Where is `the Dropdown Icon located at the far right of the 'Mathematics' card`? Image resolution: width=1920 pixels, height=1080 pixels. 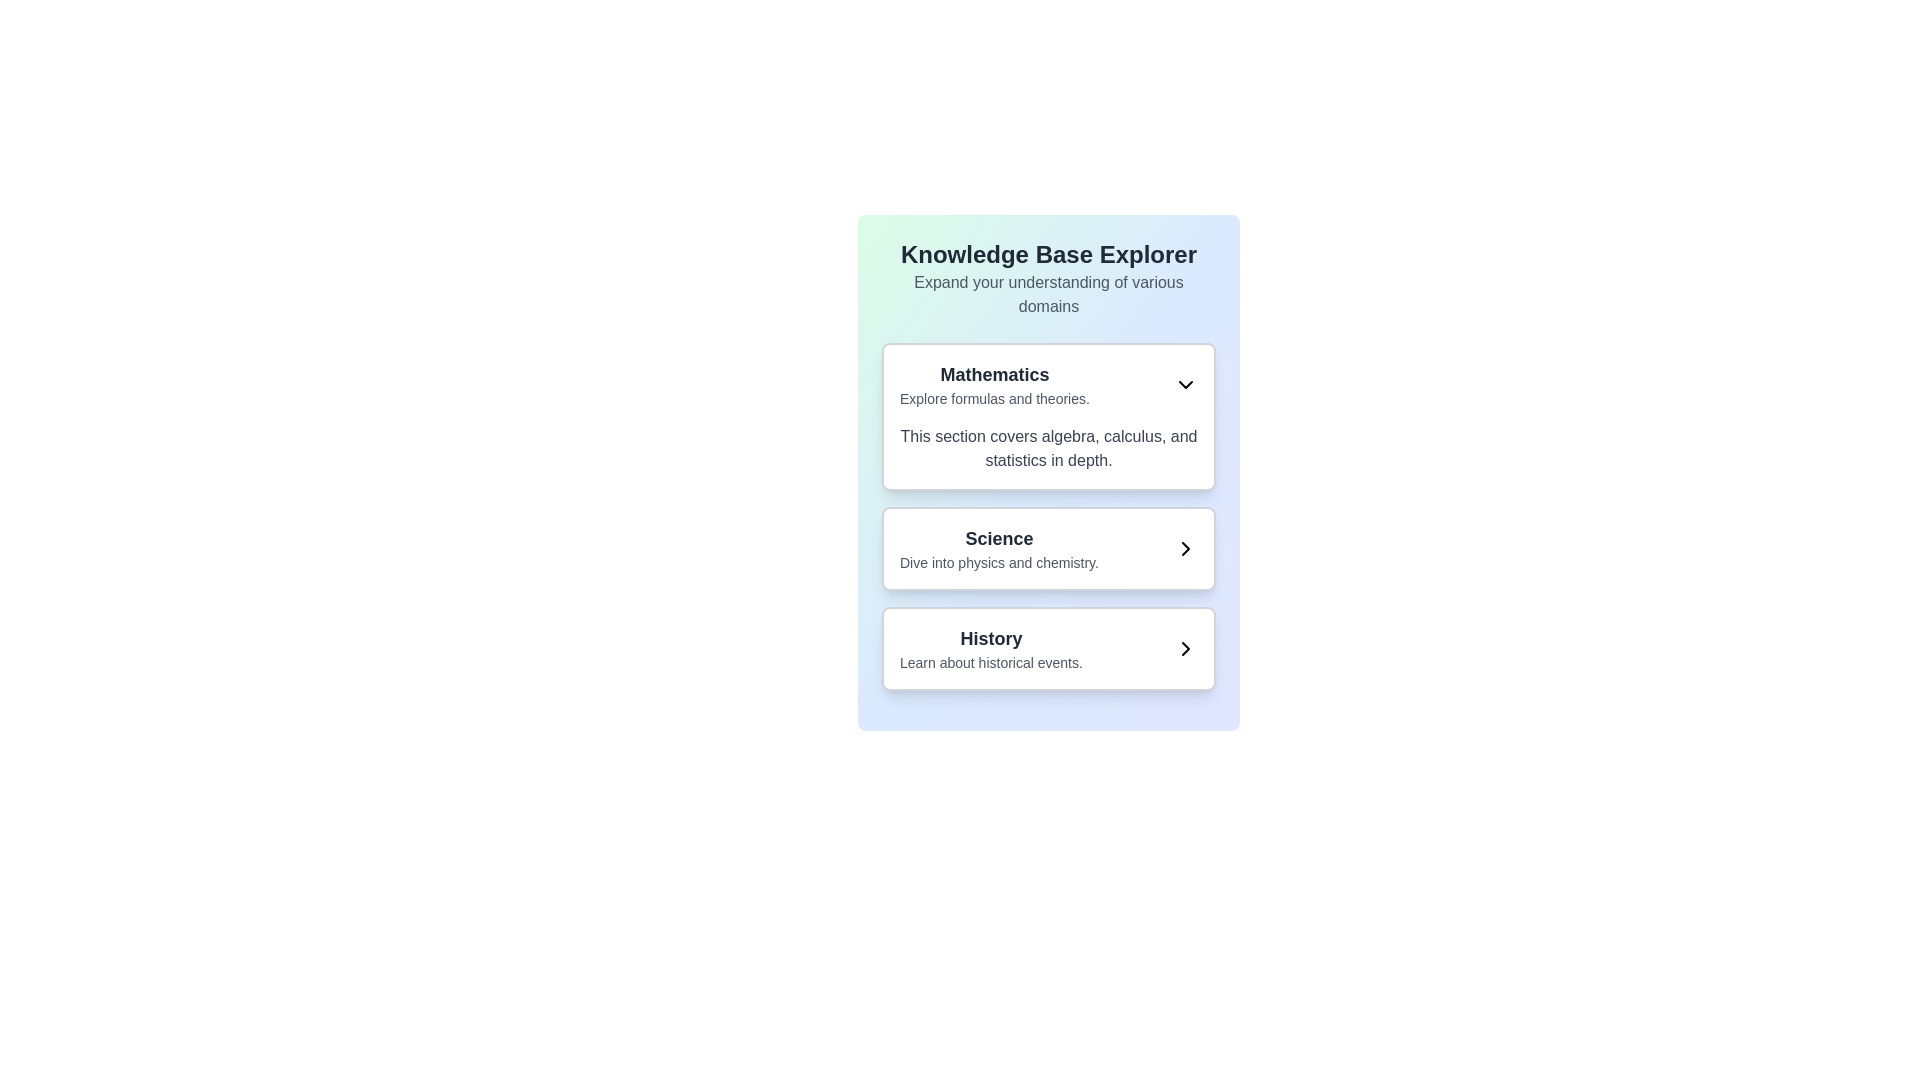 the Dropdown Icon located at the far right of the 'Mathematics' card is located at coordinates (1185, 385).